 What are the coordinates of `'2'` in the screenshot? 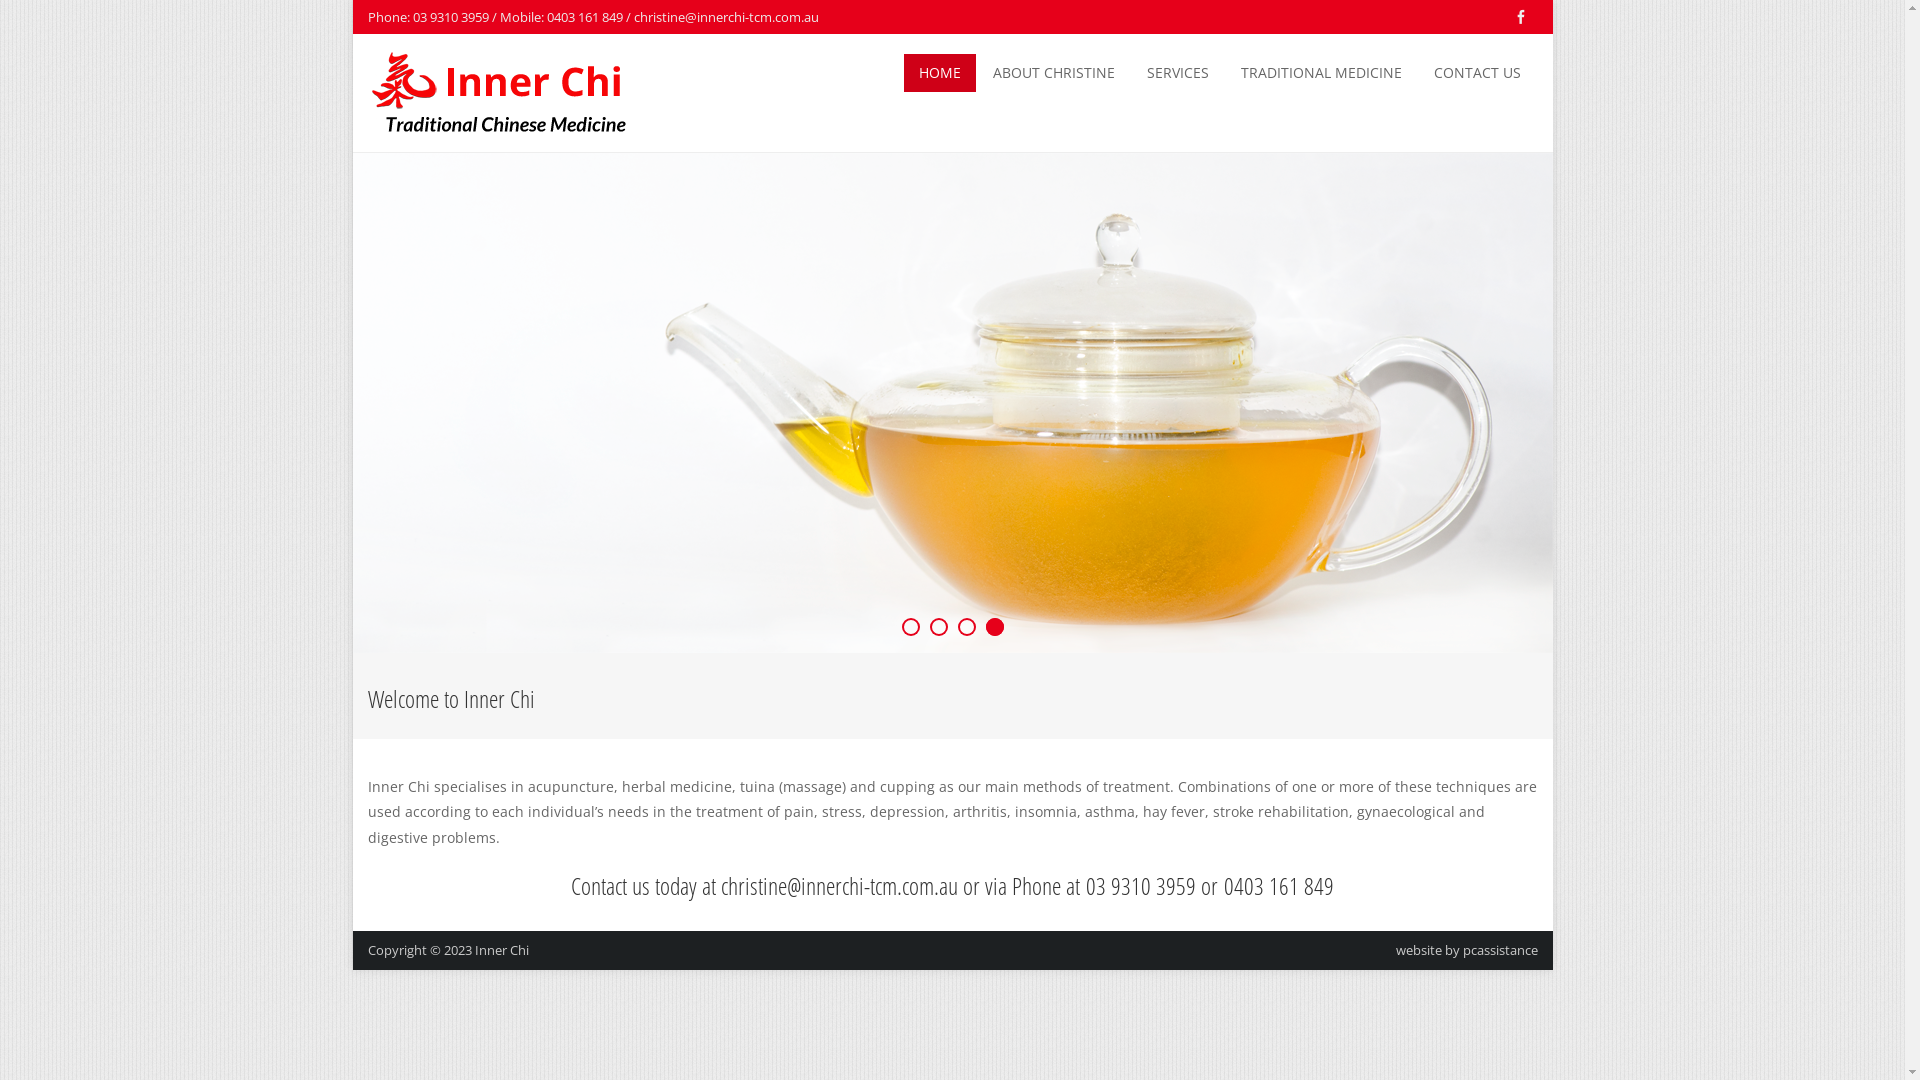 It's located at (938, 626).